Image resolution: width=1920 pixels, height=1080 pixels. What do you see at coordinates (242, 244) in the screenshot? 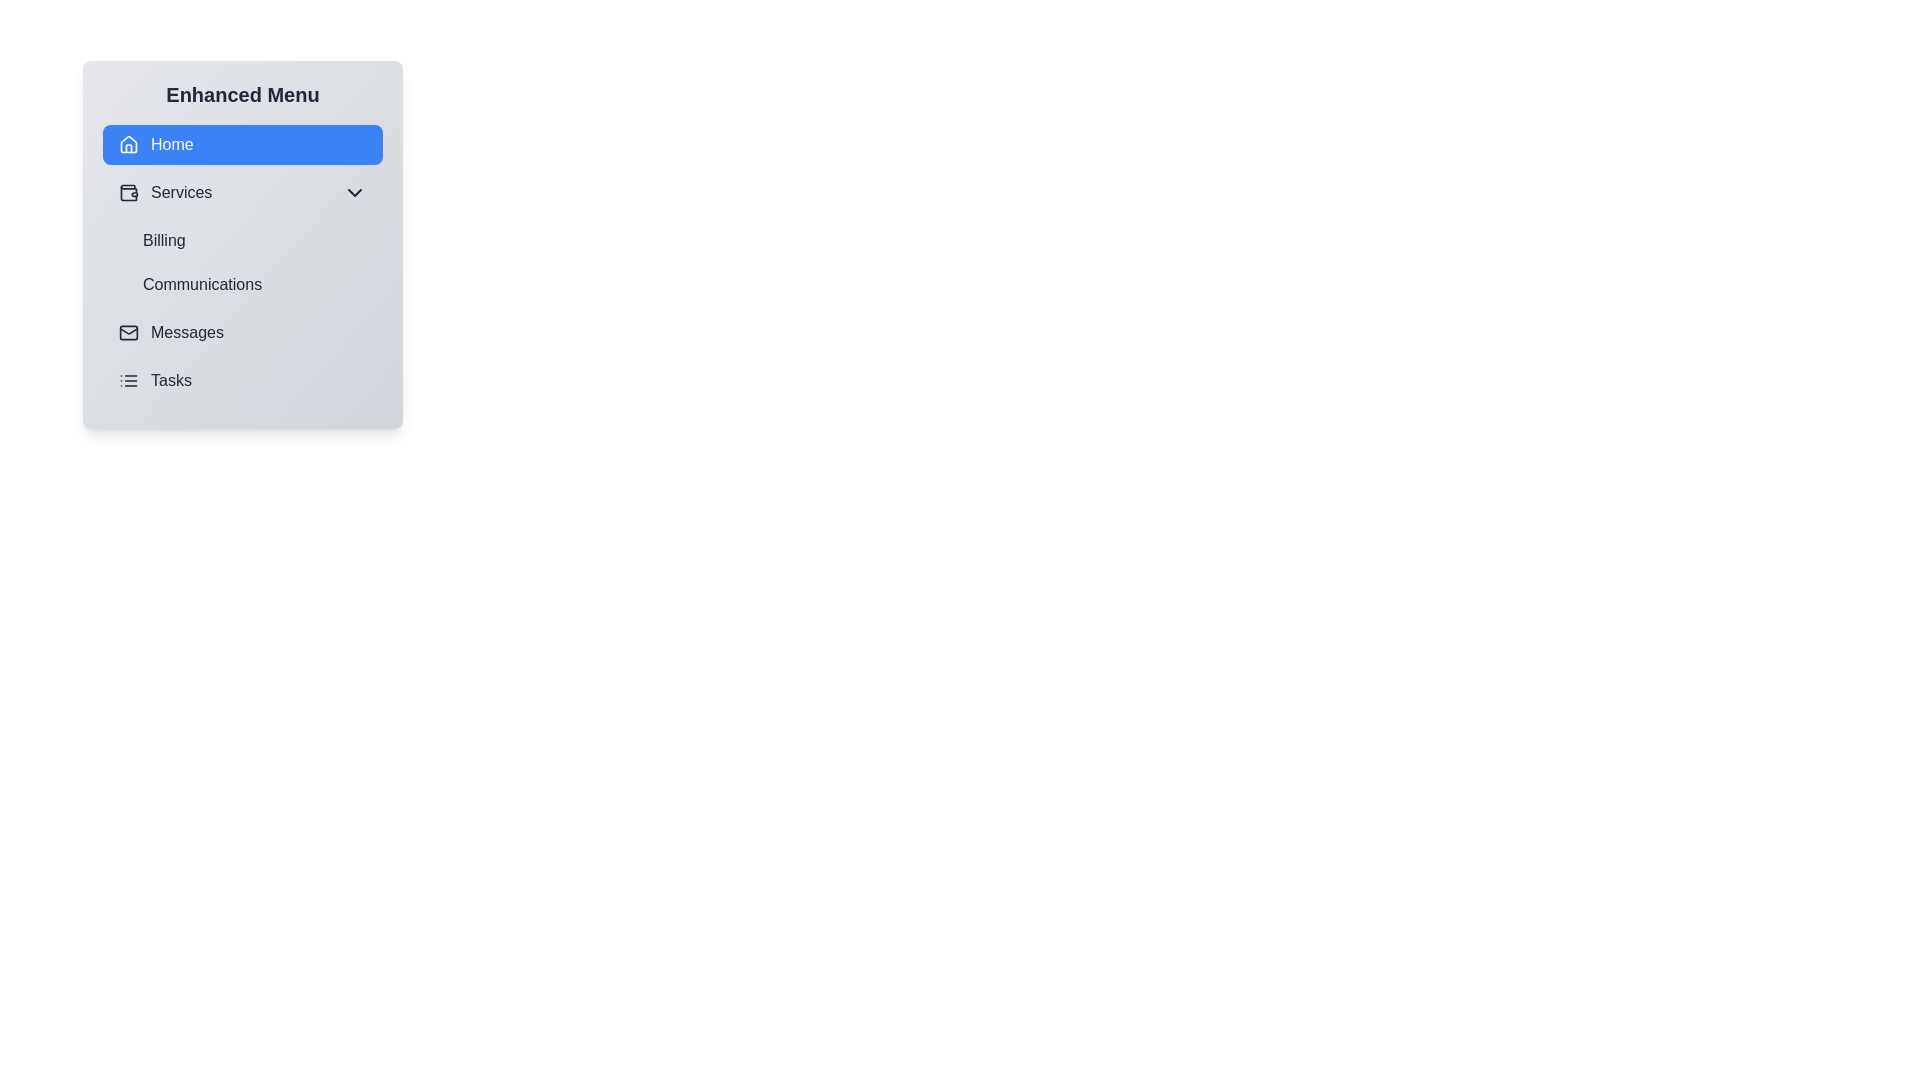
I see `the navigational menu located at the top-left area of the interface` at bounding box center [242, 244].